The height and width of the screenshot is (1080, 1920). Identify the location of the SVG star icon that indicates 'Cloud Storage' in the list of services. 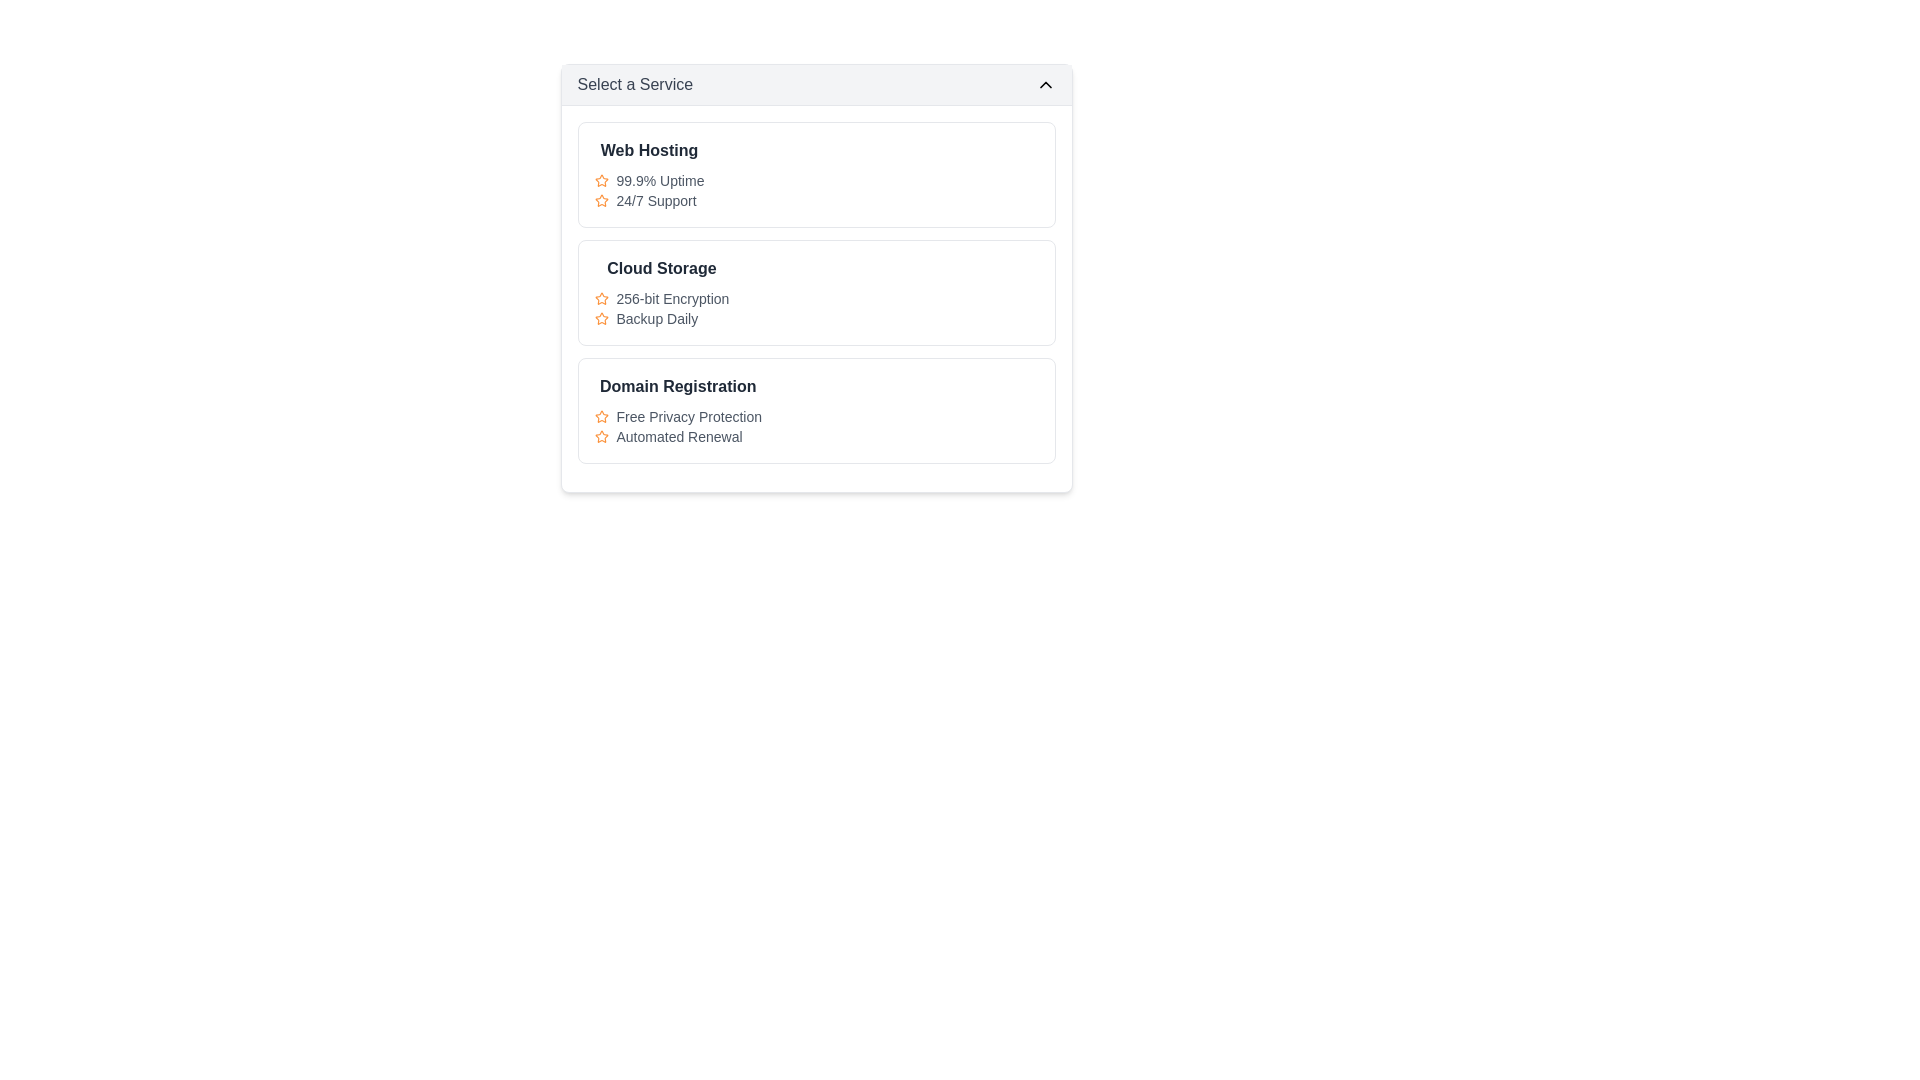
(600, 298).